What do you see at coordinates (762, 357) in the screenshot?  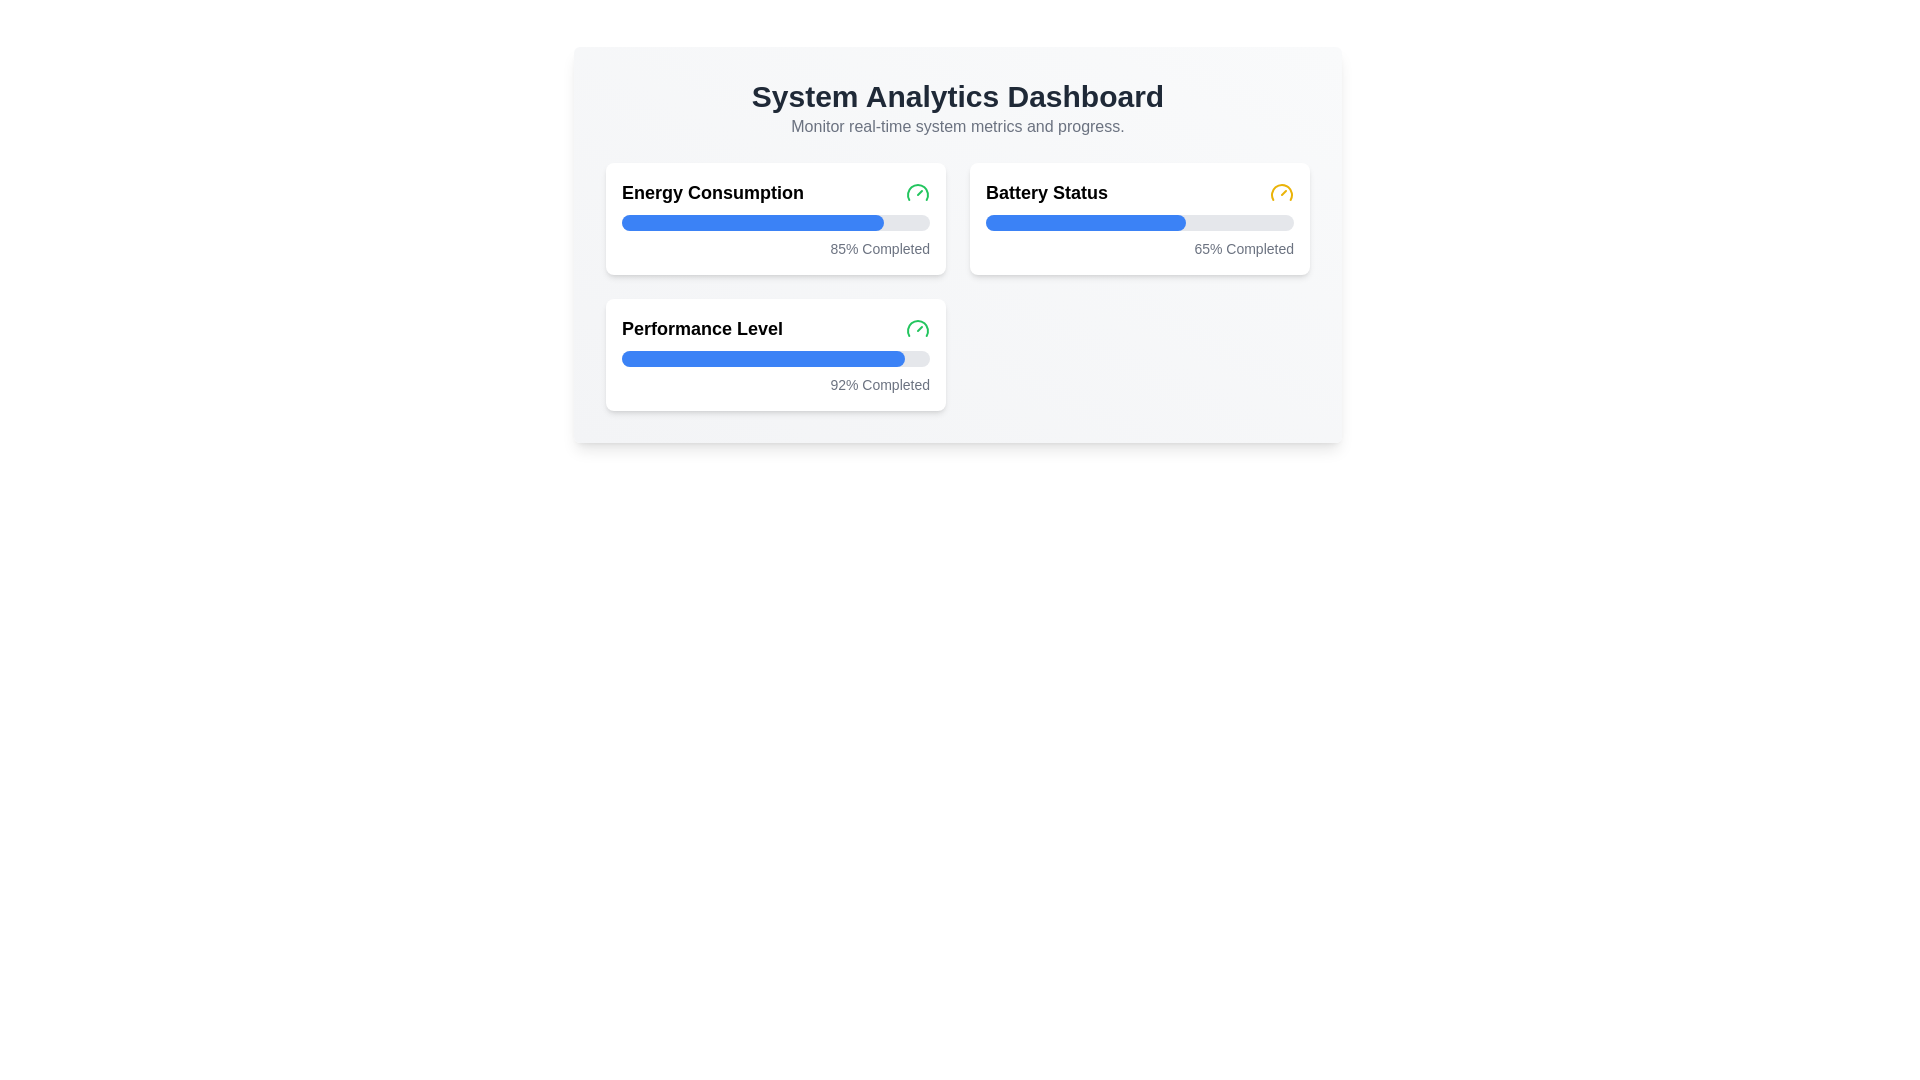 I see `the blue progress bar with rounded edges titled 'Performance Level' located in the bottom-left card of the interface` at bounding box center [762, 357].